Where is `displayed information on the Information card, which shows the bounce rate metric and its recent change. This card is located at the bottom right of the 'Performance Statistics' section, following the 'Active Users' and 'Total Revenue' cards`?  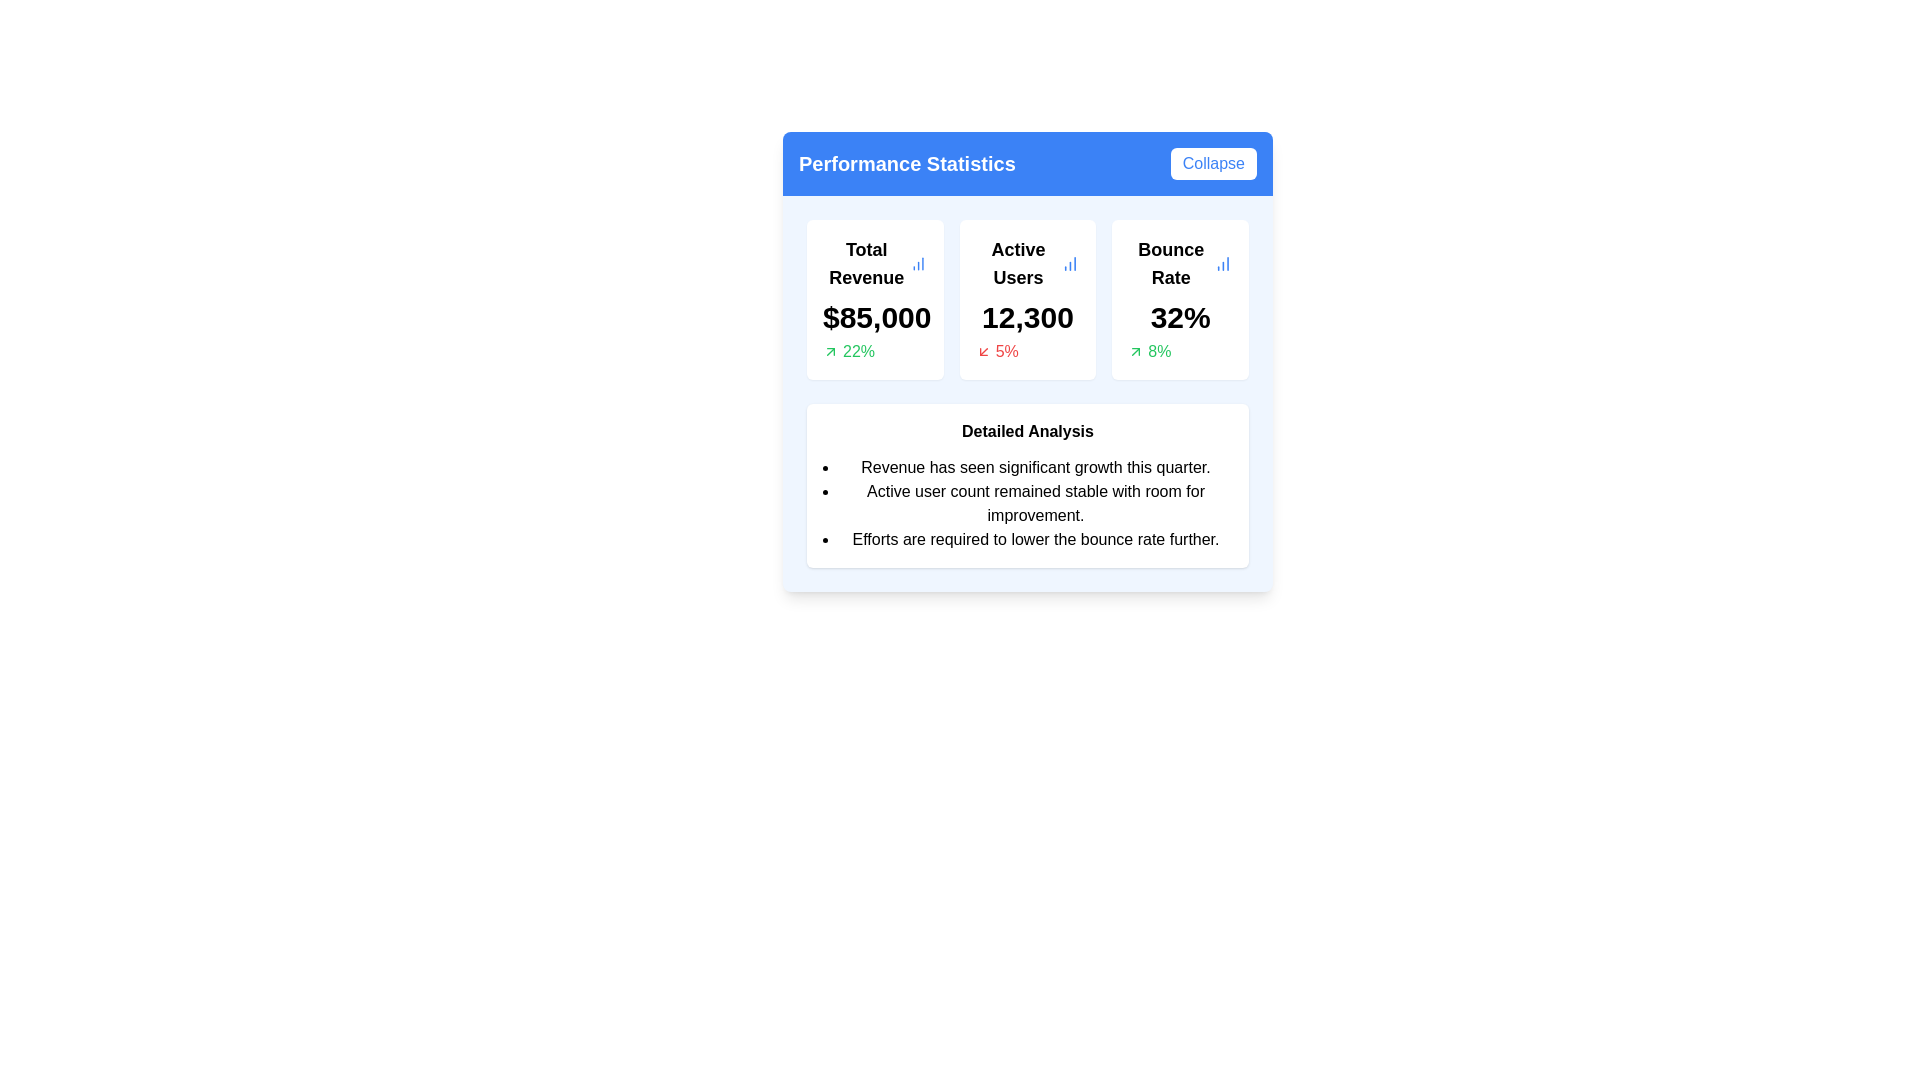
displayed information on the Information card, which shows the bounce rate metric and its recent change. This card is located at the bottom right of the 'Performance Statistics' section, following the 'Active Users' and 'Total Revenue' cards is located at coordinates (1180, 300).